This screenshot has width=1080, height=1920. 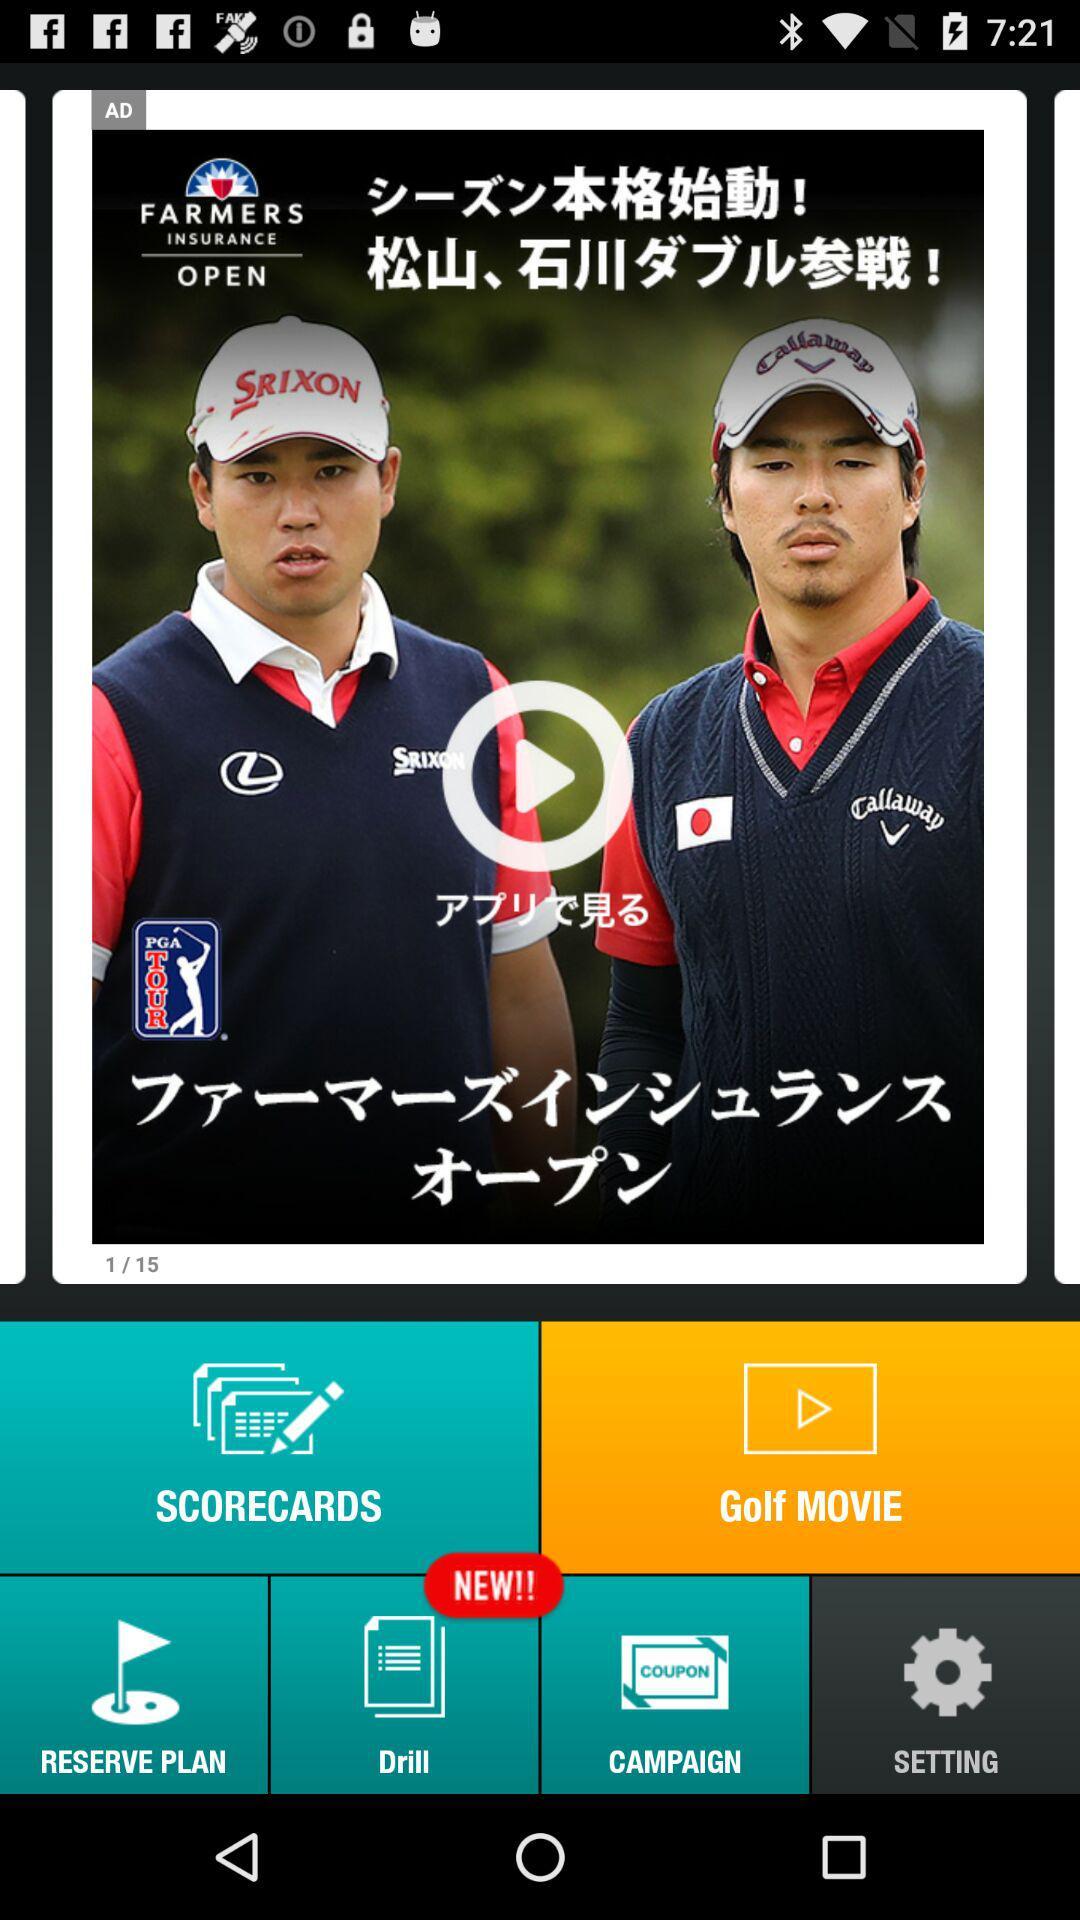 What do you see at coordinates (945, 1684) in the screenshot?
I see `setting button` at bounding box center [945, 1684].